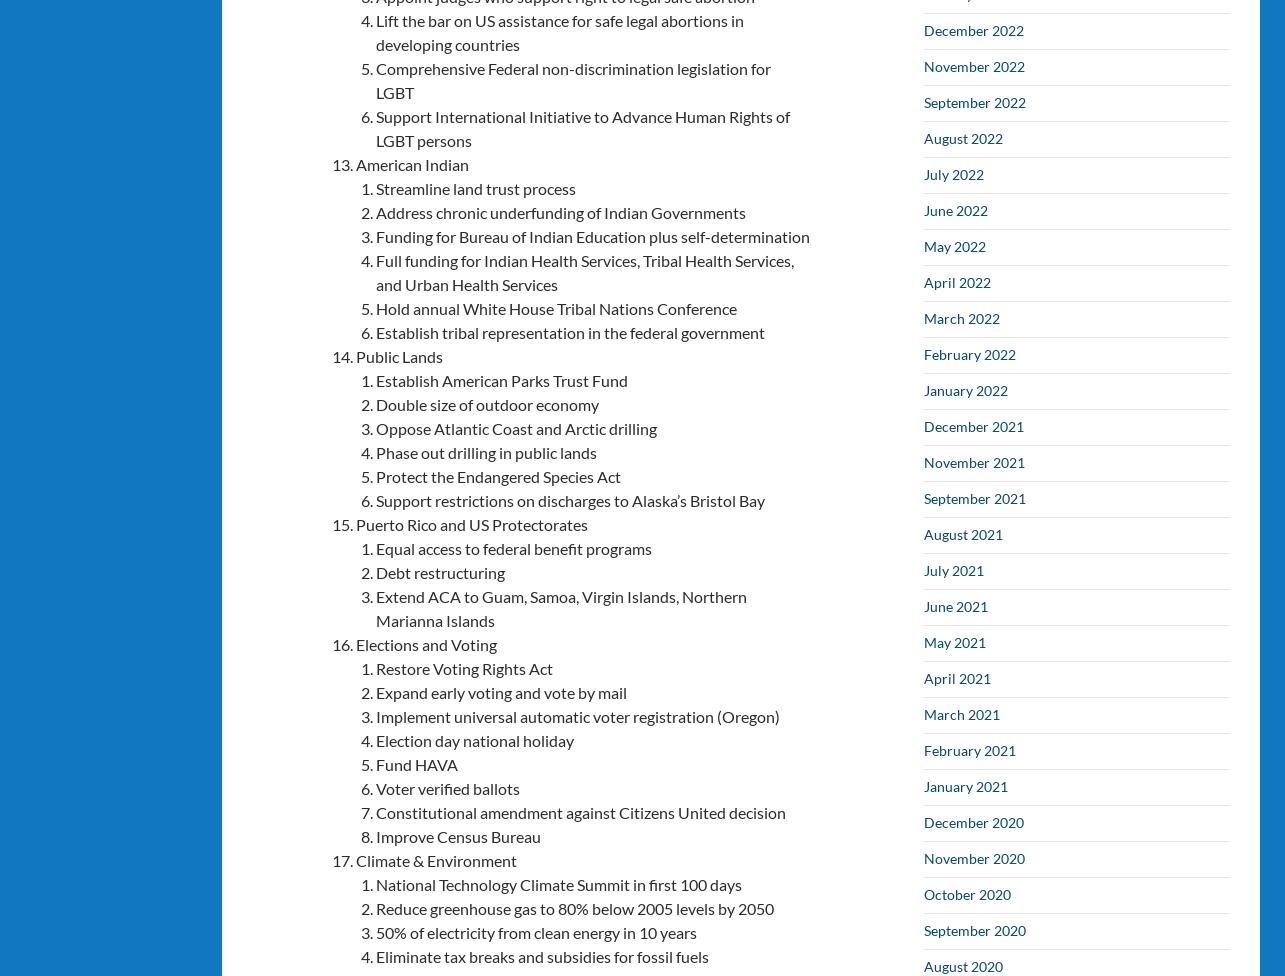  What do you see at coordinates (374, 331) in the screenshot?
I see `'Establish tribal representation in the federal government'` at bounding box center [374, 331].